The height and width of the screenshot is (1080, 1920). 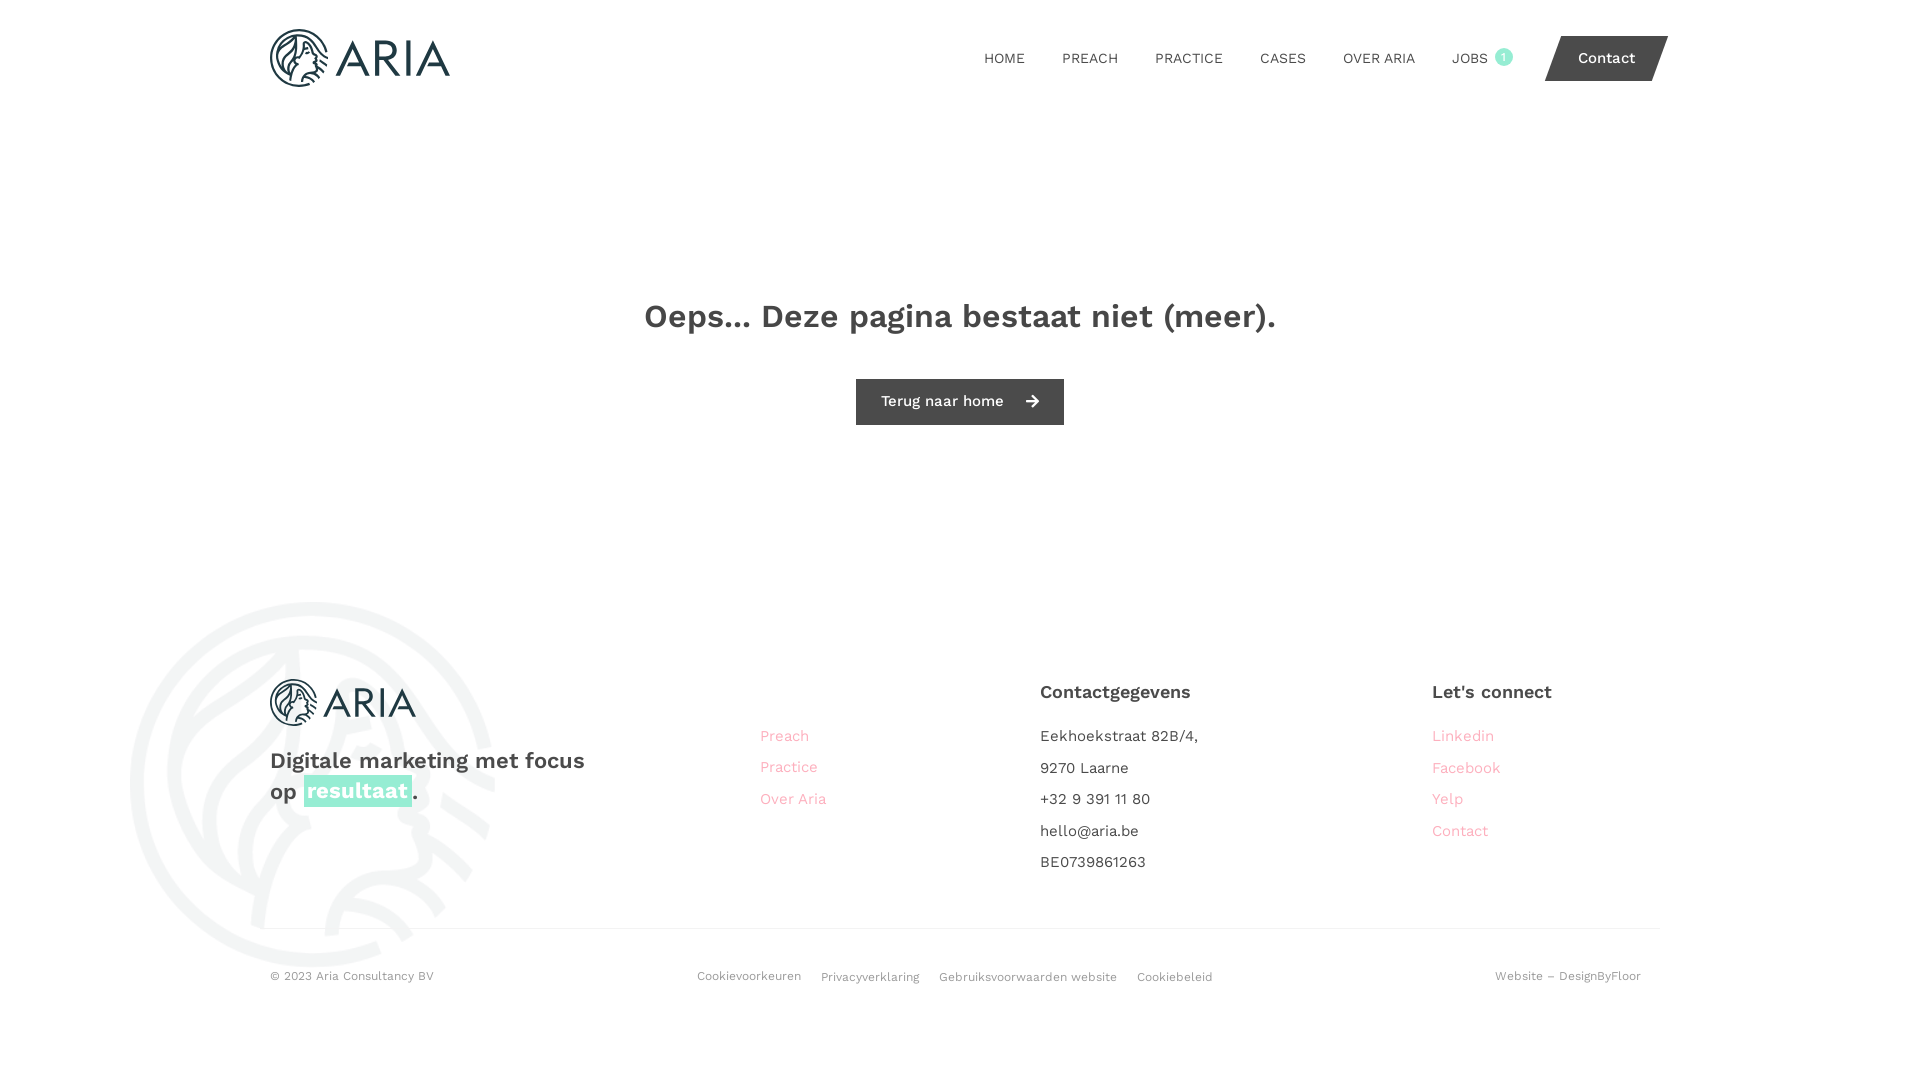 I want to click on 'Contact', so click(x=1597, y=57).